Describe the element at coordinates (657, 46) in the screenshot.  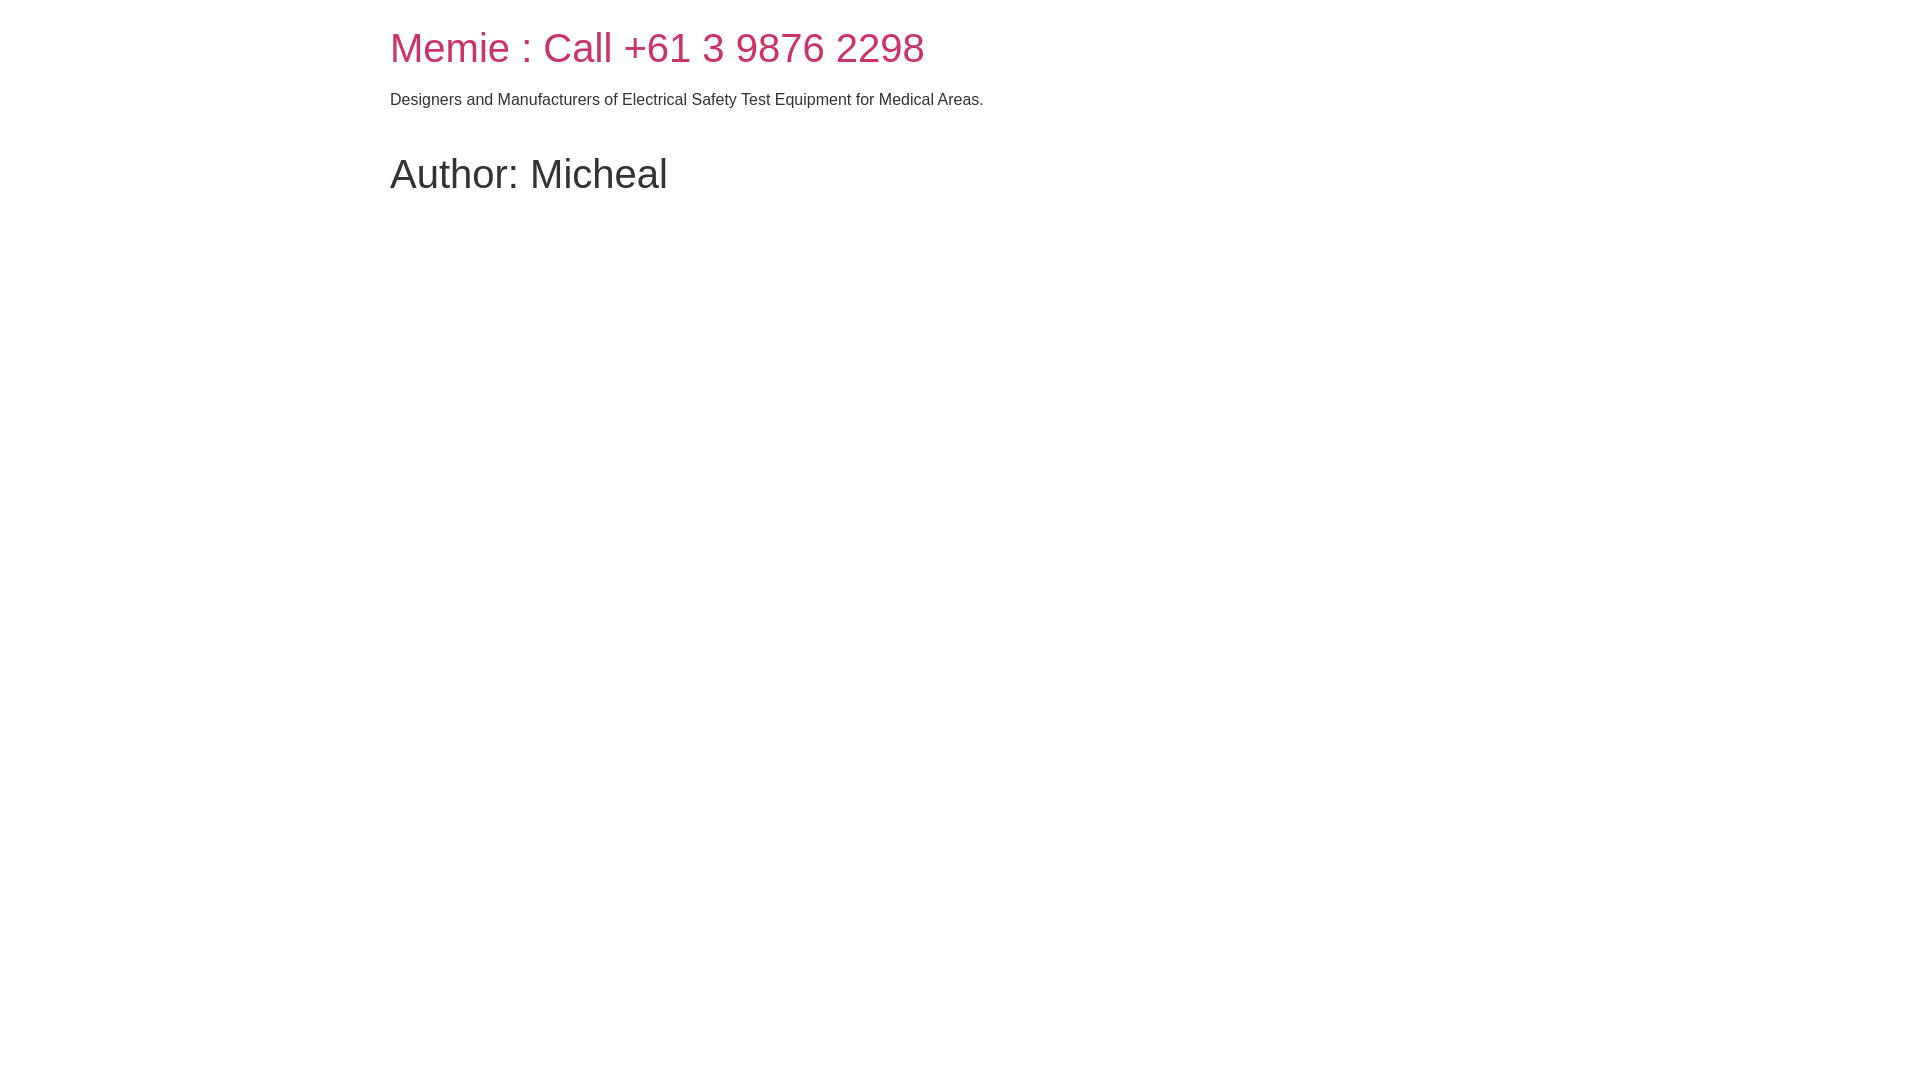
I see `'Memie : Call +61 3 9876 2298'` at that location.